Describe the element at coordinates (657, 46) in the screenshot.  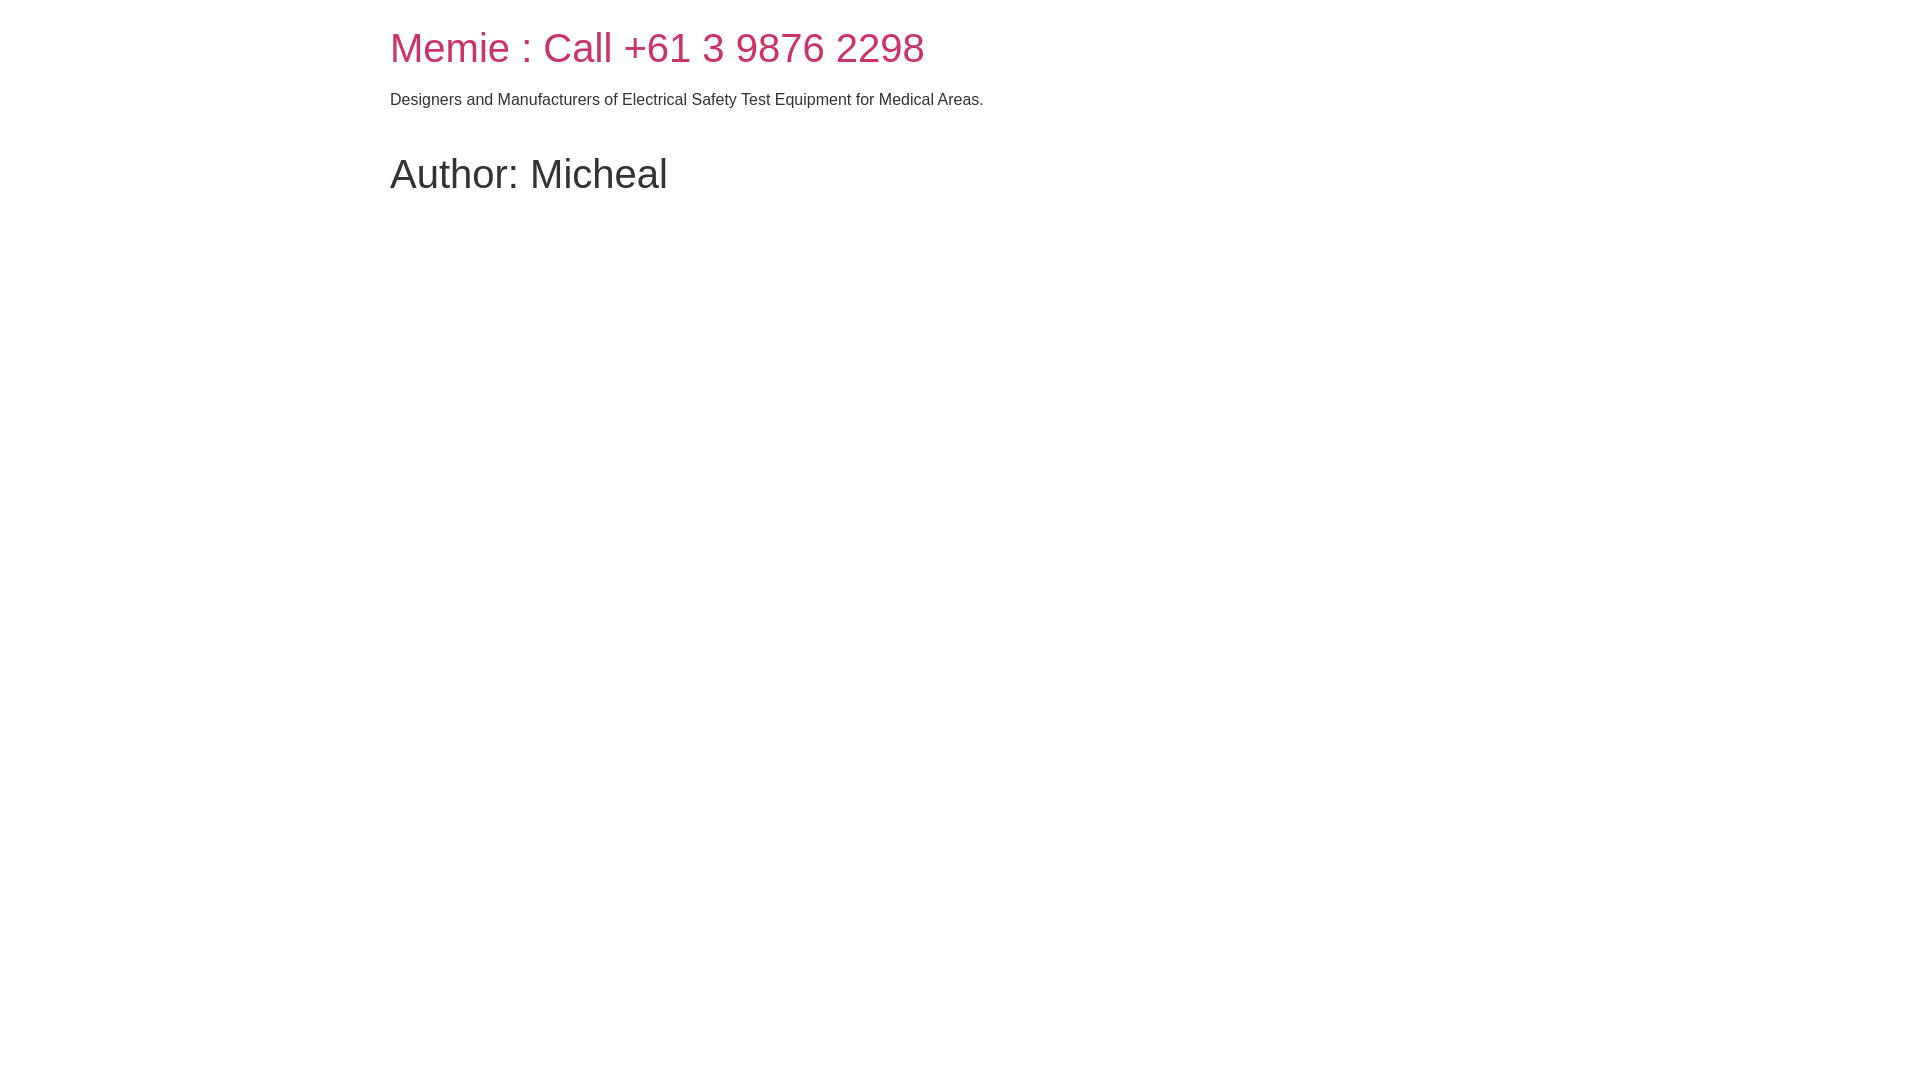
I see `'Memie : Call +61 3 9876 2298'` at that location.